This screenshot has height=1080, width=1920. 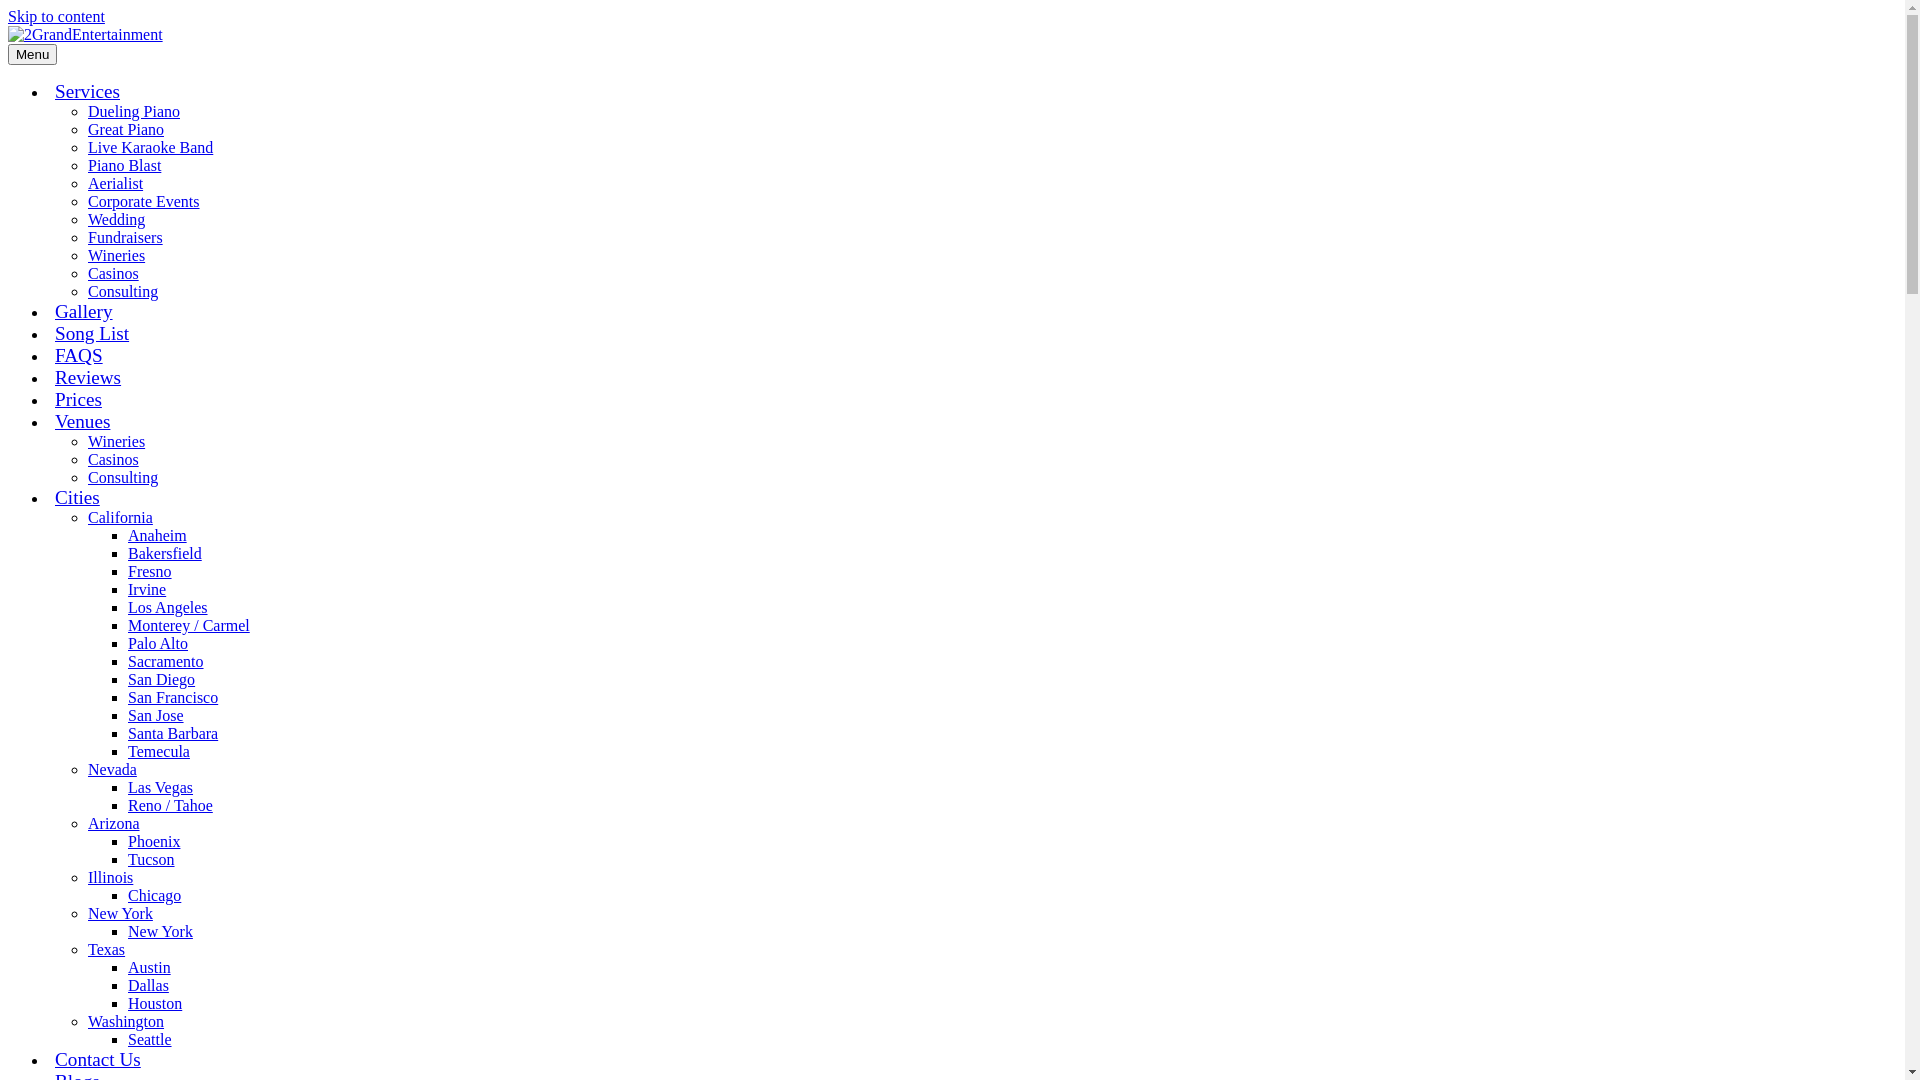 I want to click on 'Illinois', so click(x=109, y=876).